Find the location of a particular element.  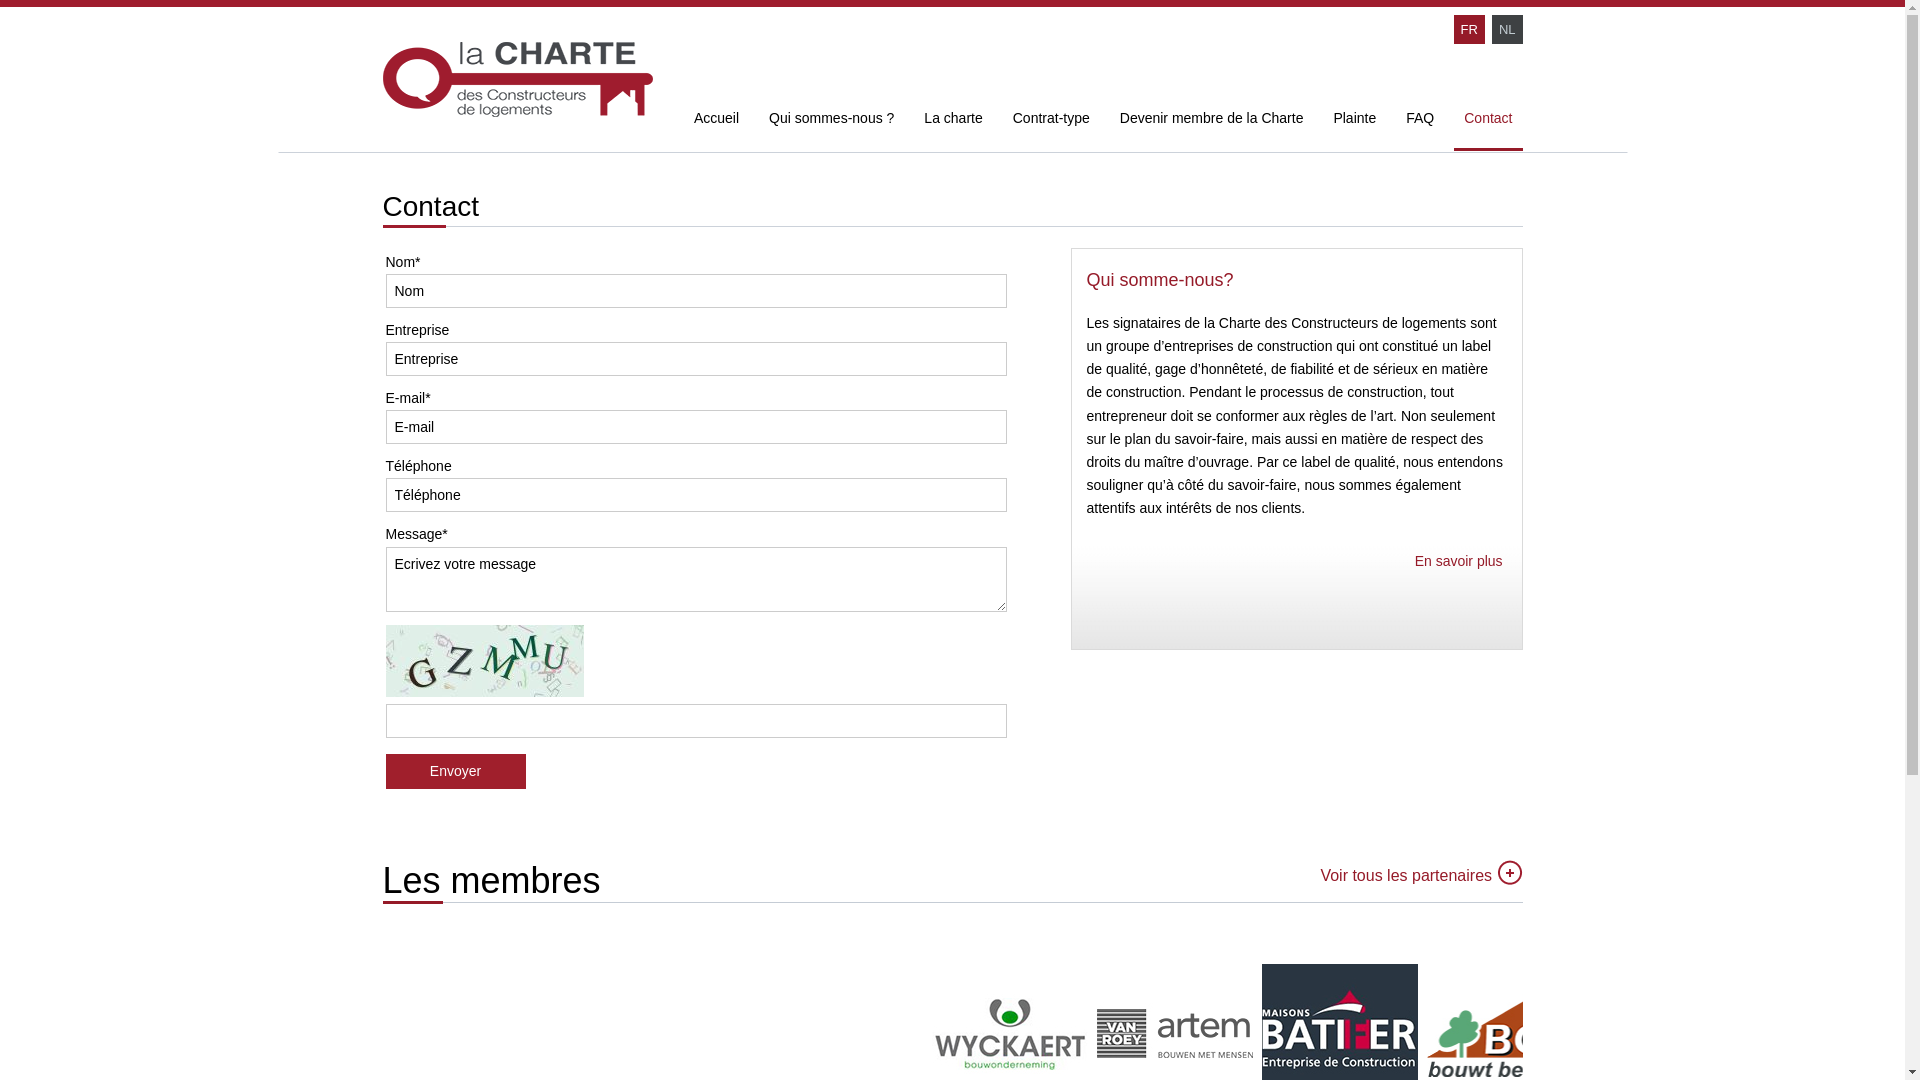

'En savoir plus' is located at coordinates (1414, 560).